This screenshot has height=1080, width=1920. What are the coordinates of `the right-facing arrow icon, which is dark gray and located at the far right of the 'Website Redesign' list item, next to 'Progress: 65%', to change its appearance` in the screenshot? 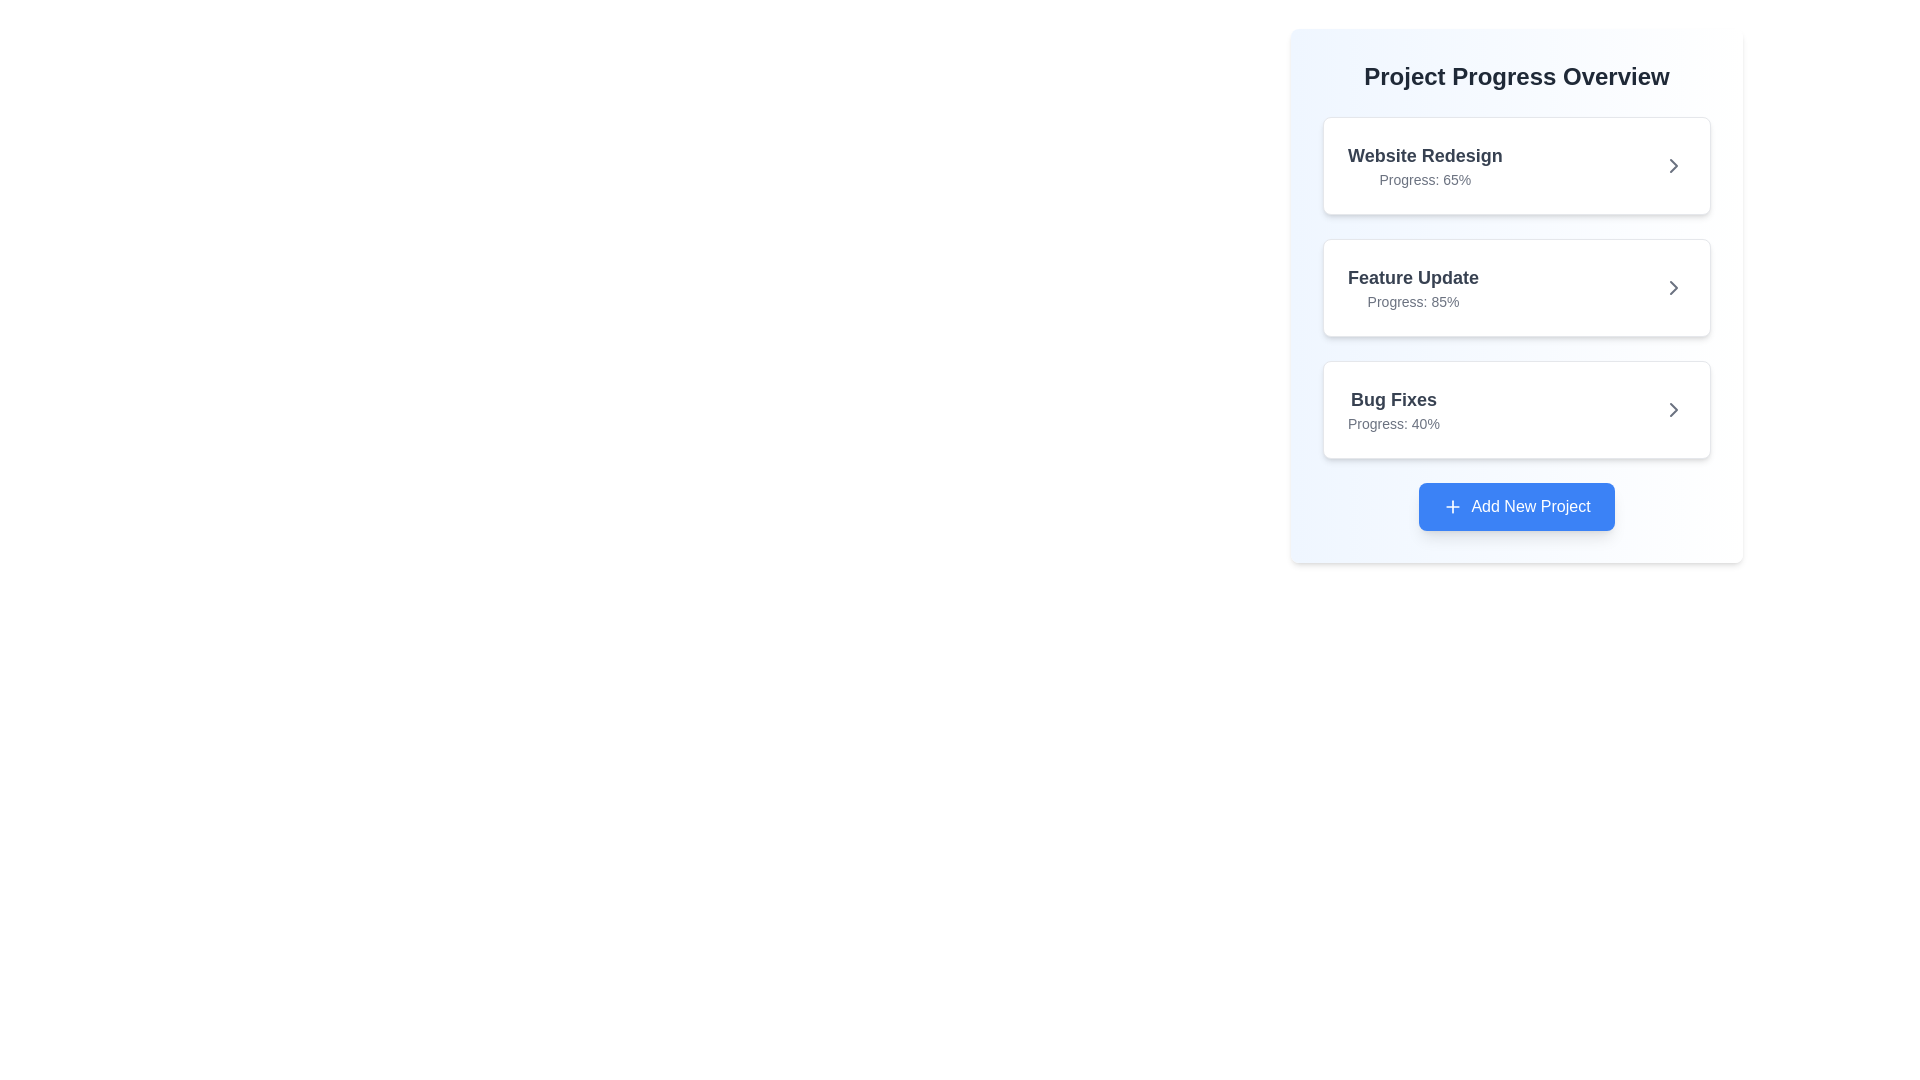 It's located at (1674, 164).